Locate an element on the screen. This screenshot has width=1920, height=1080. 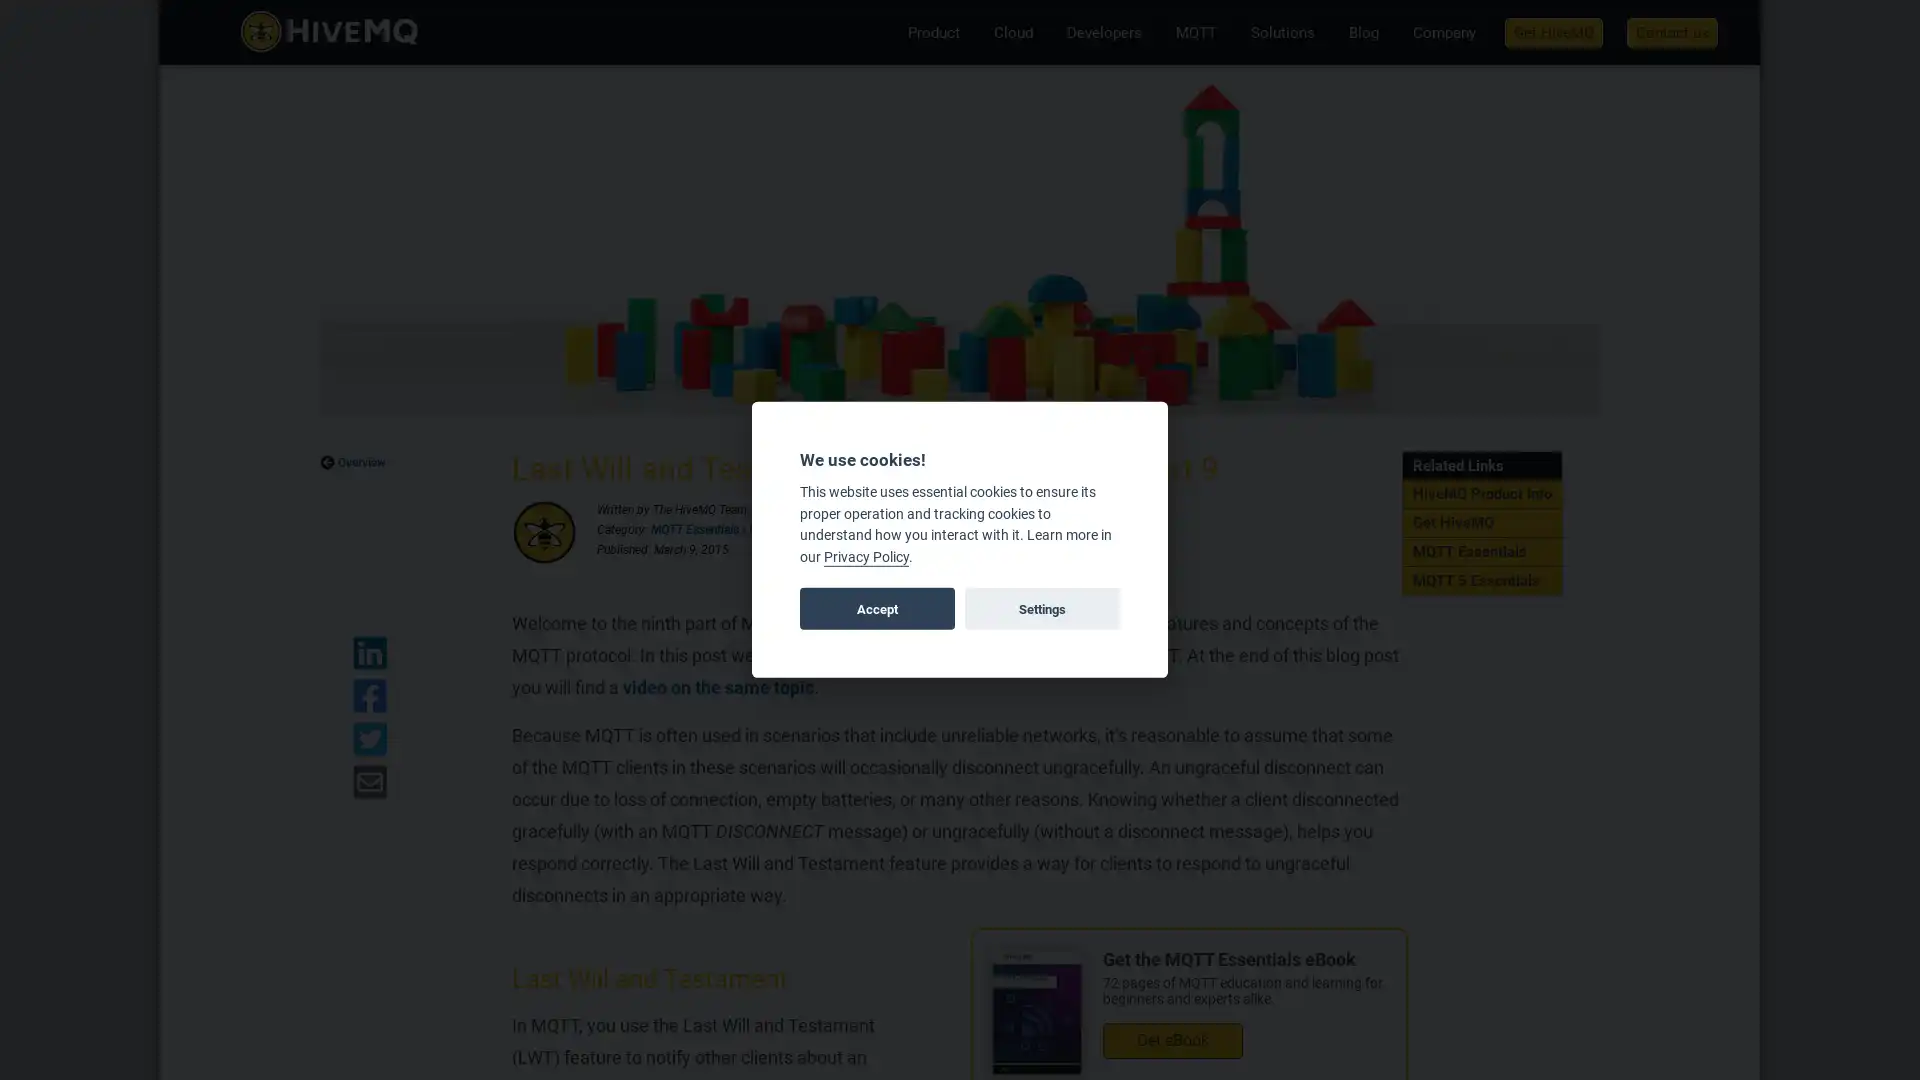
Get eBook is located at coordinates (1171, 1039).